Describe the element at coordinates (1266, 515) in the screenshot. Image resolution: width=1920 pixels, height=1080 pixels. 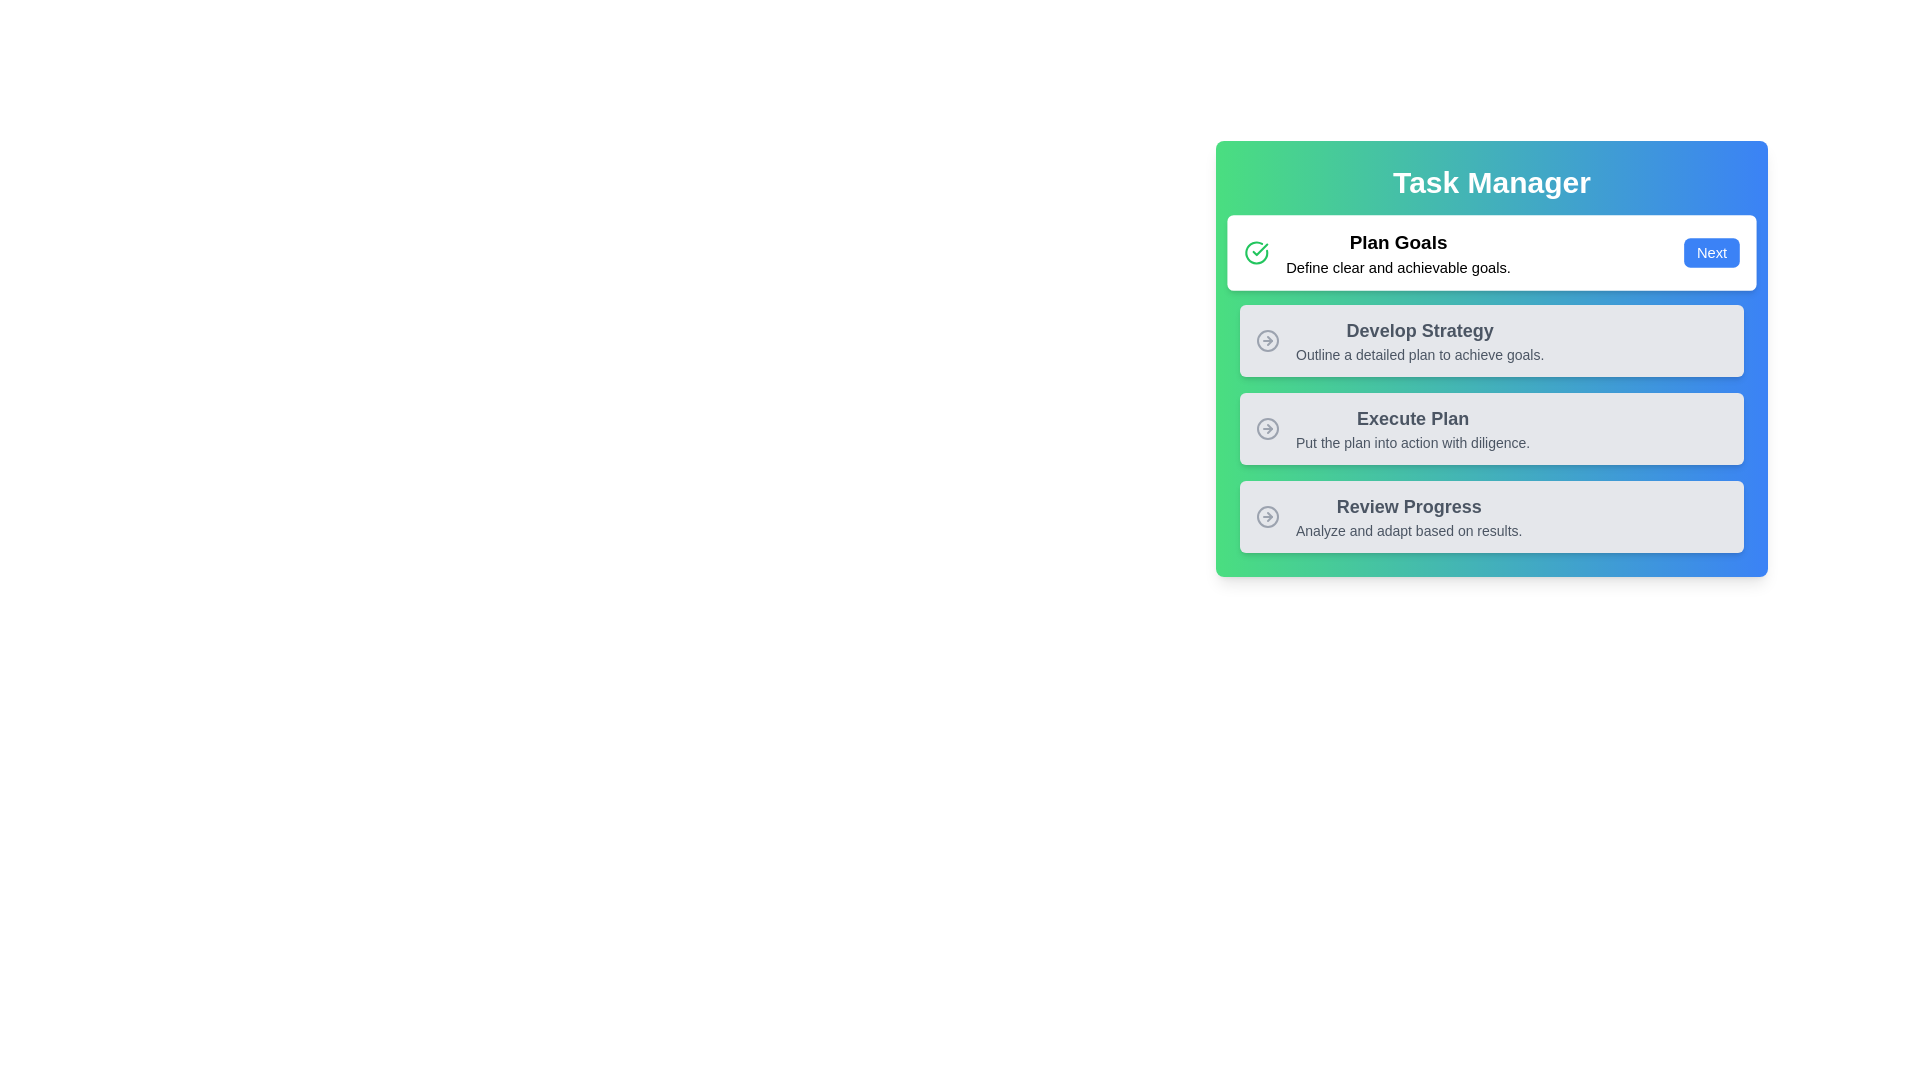
I see `the central circular graphic element with a radius of 10 units, which is part of the SVG graphic within the larger user interface` at that location.